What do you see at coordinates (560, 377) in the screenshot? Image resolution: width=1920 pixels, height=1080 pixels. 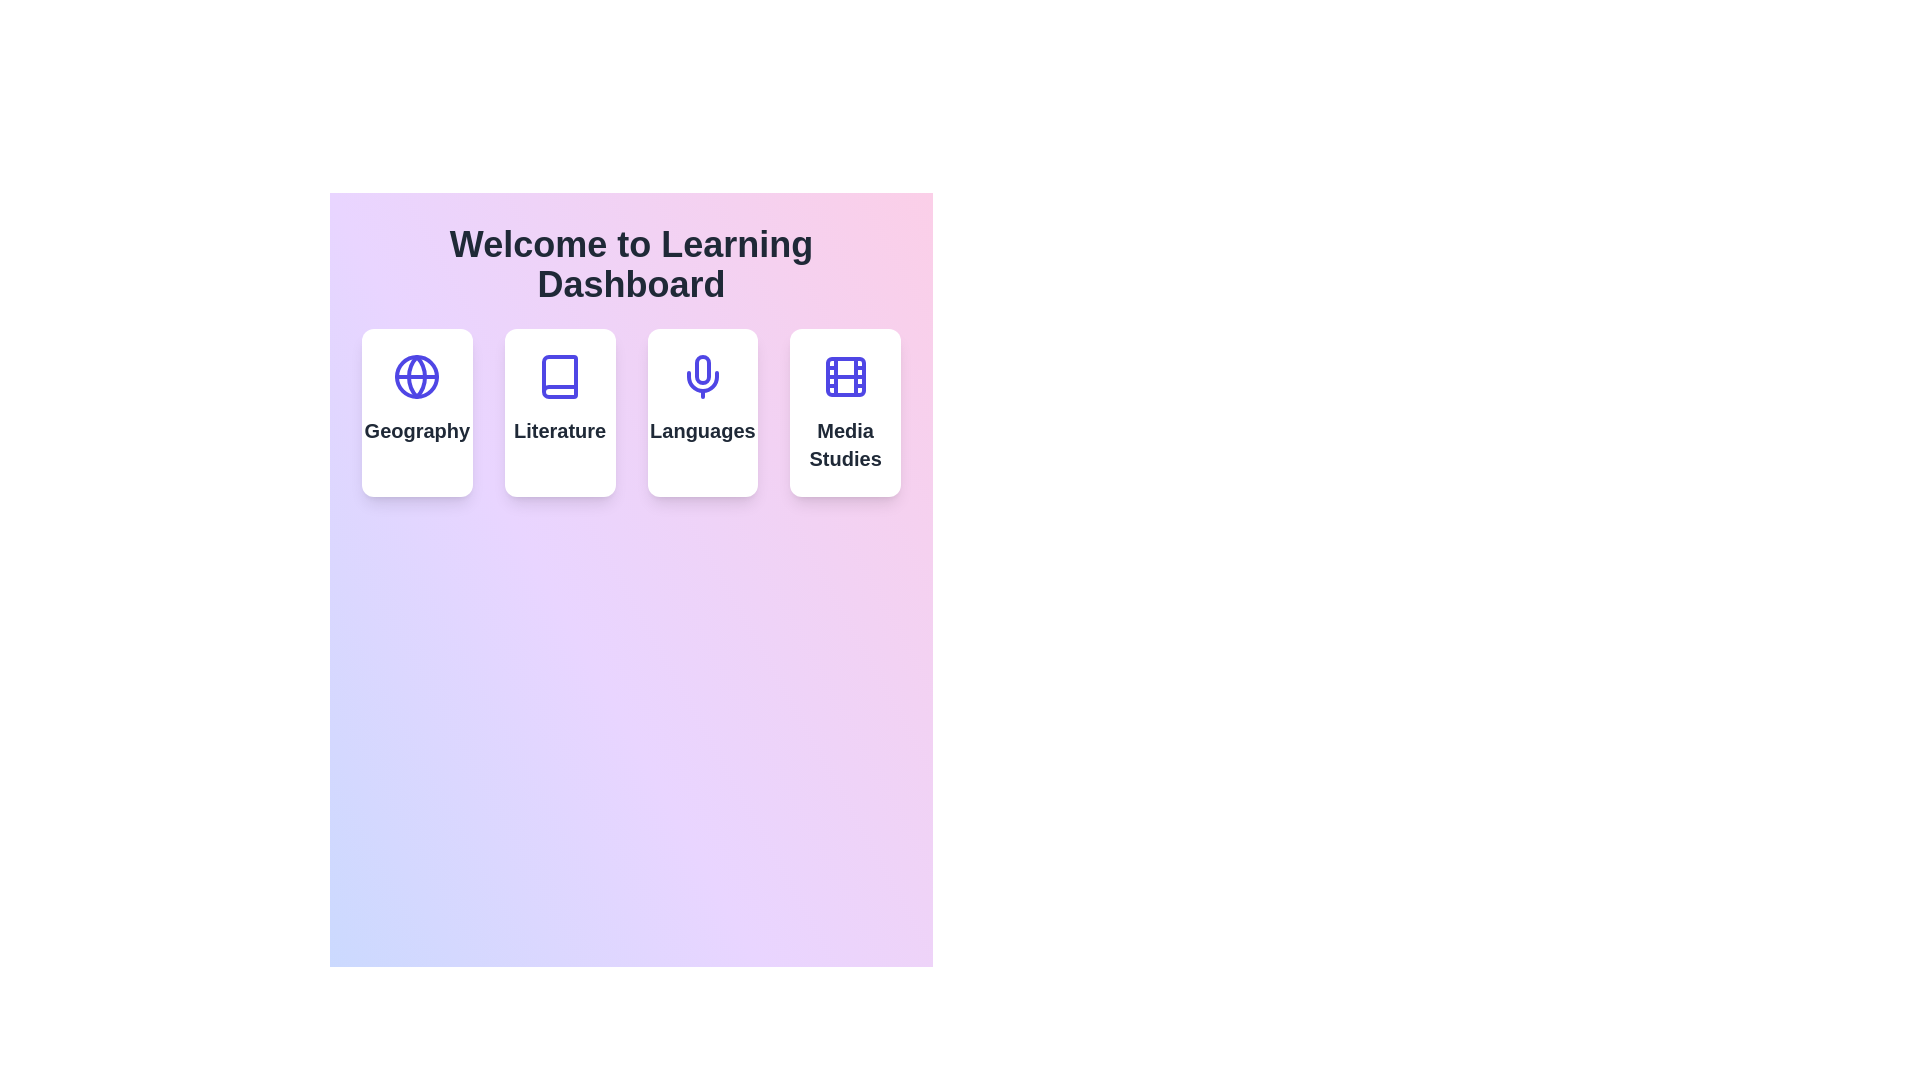 I see `the Literature icon, which is a book-shaped icon in bold indigo color located in the second card under the heading 'Welcome to Learning Dashboard'` at bounding box center [560, 377].